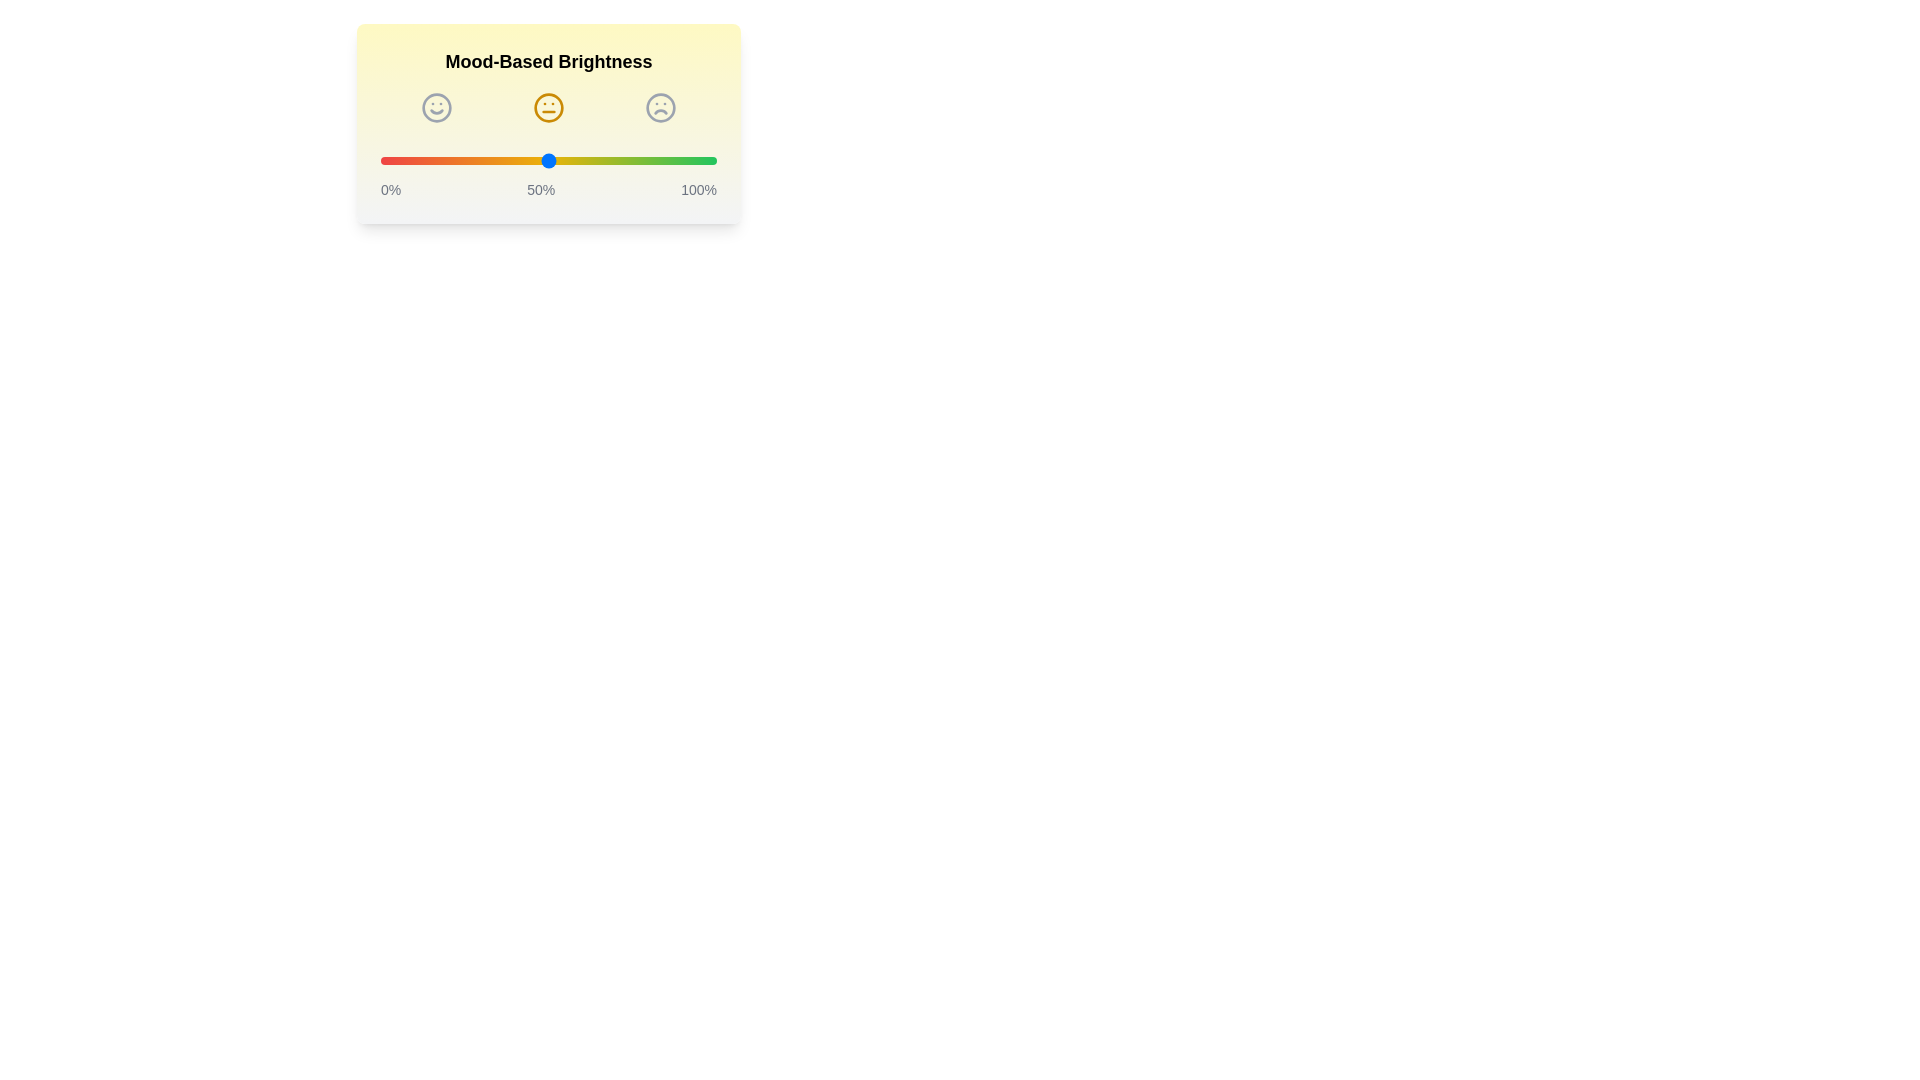 The width and height of the screenshot is (1920, 1080). What do you see at coordinates (643, 160) in the screenshot?
I see `the brightness slider to 78% to observe the mood icon change` at bounding box center [643, 160].